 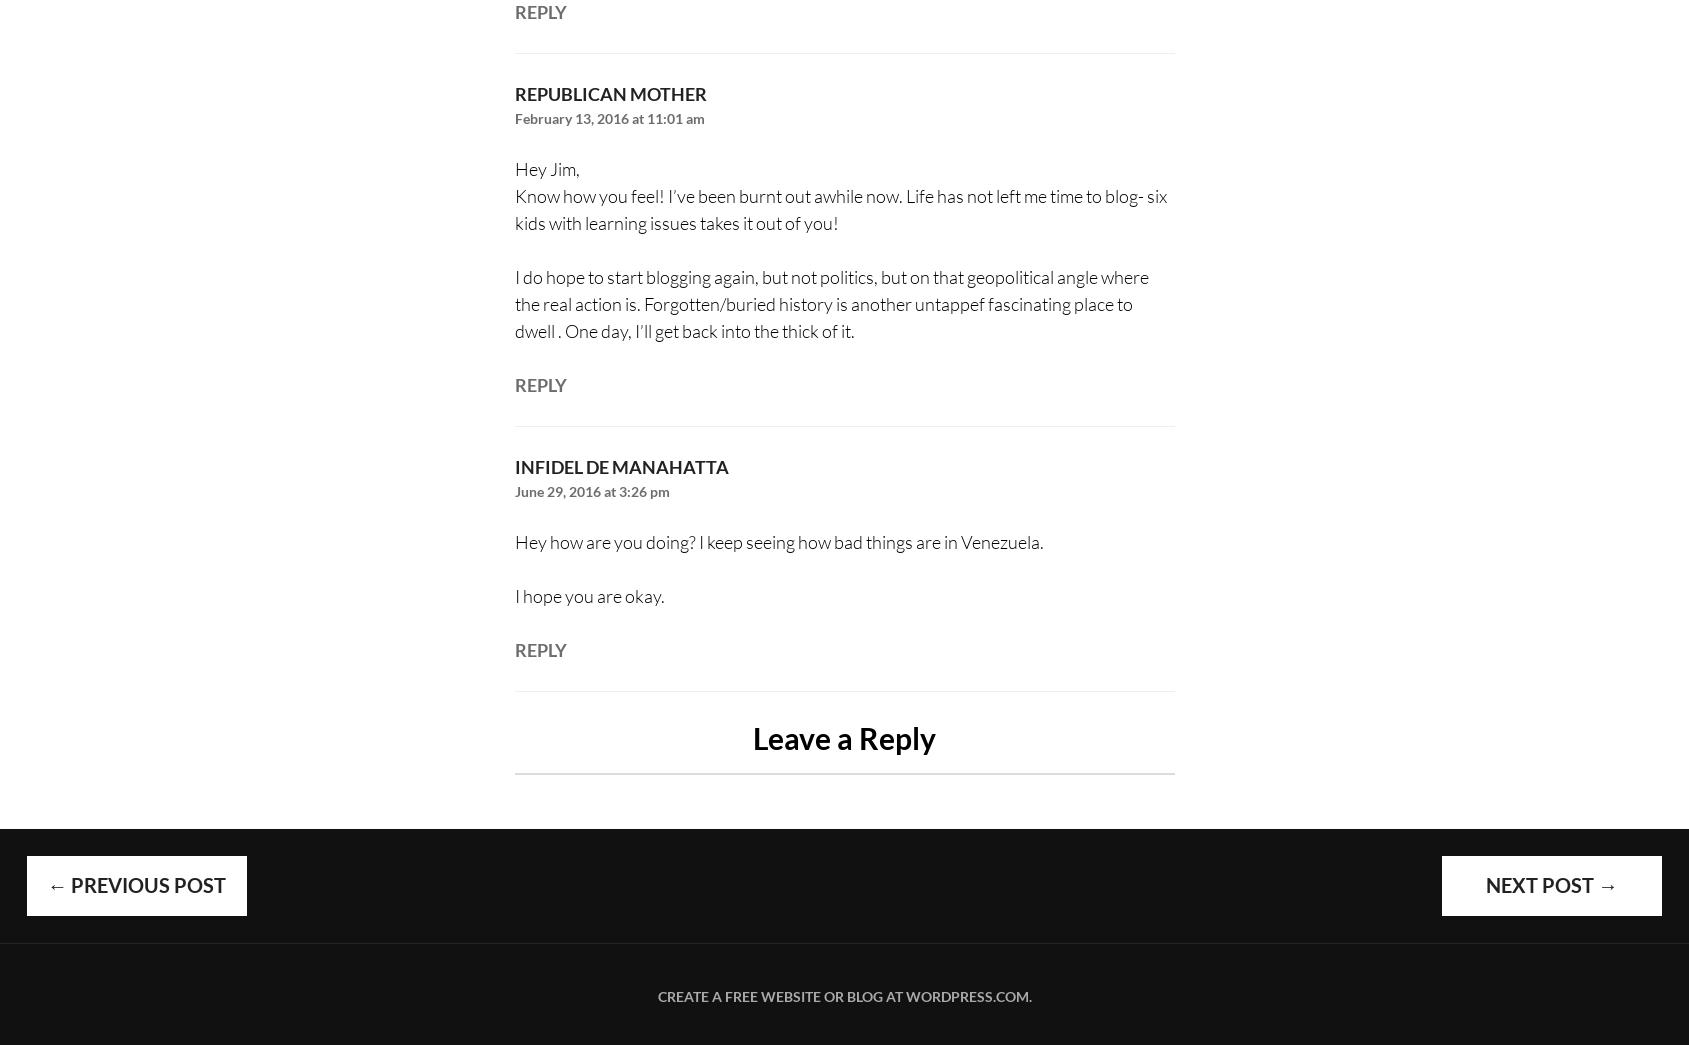 I want to click on 'Hey how are you doing? I keep seeing how bad things are in Venezuela.', so click(x=777, y=542).